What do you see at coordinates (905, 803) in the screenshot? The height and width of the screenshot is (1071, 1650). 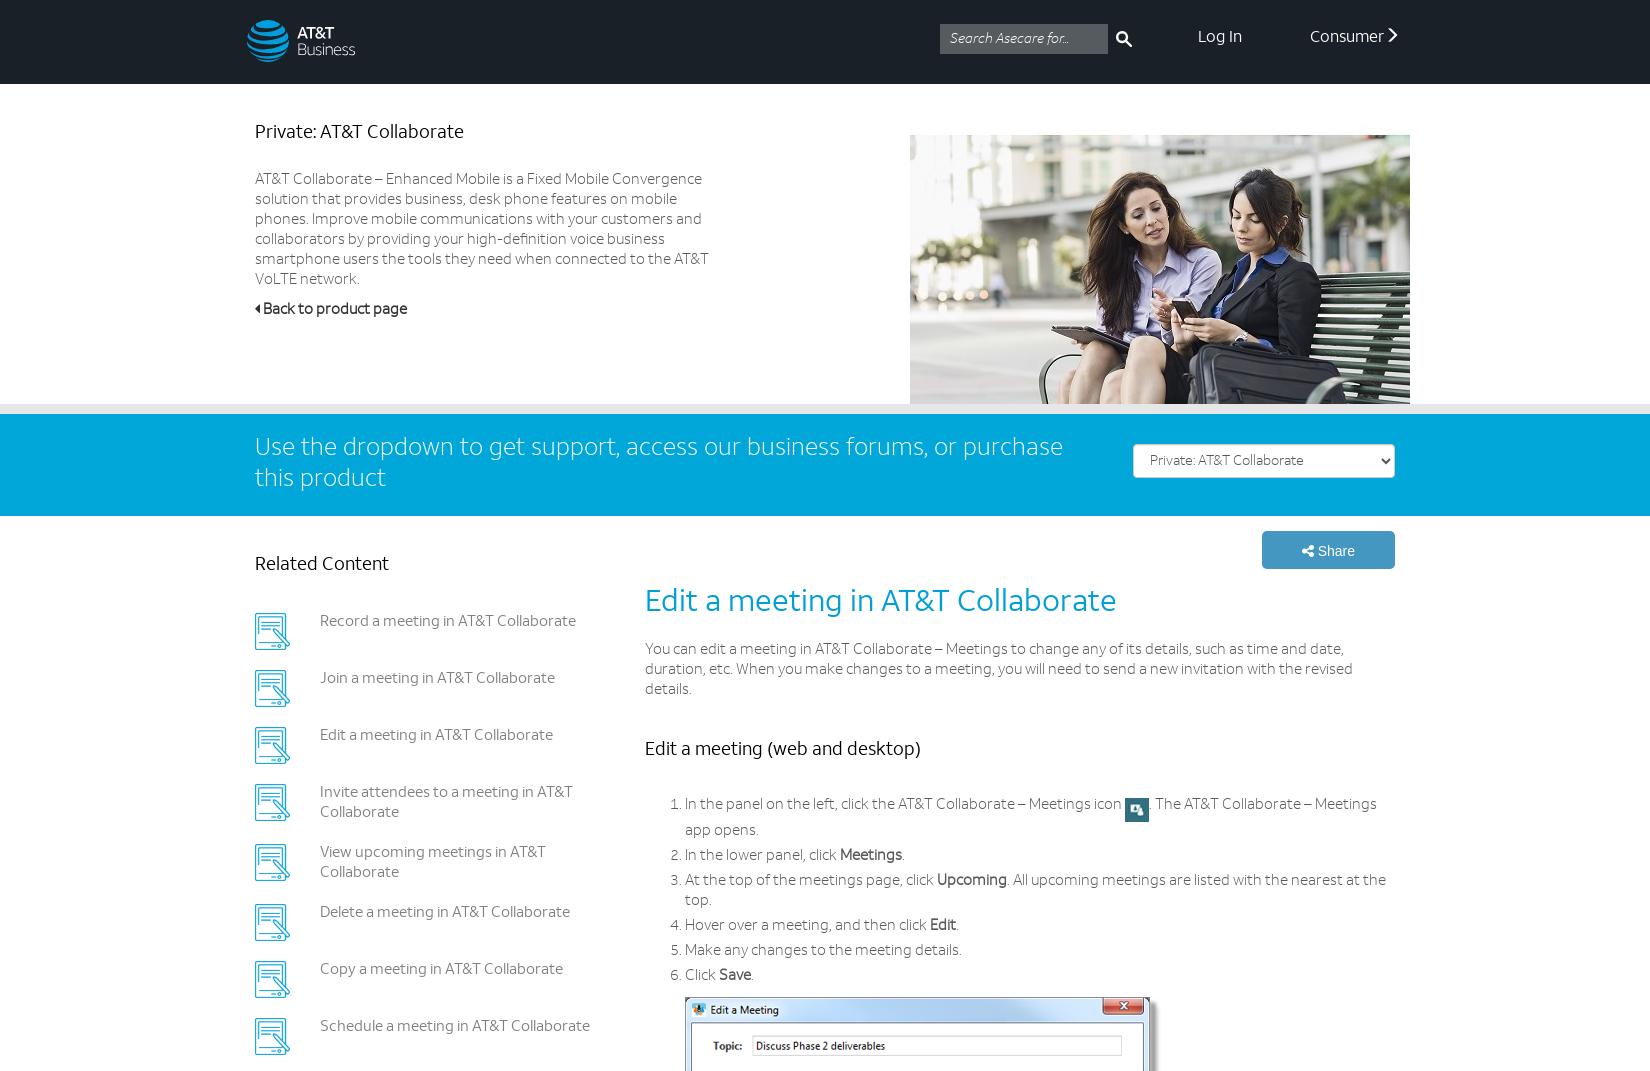 I see `'In the panel on the left, click the AT&T Collaborate – Meetings icon'` at bounding box center [905, 803].